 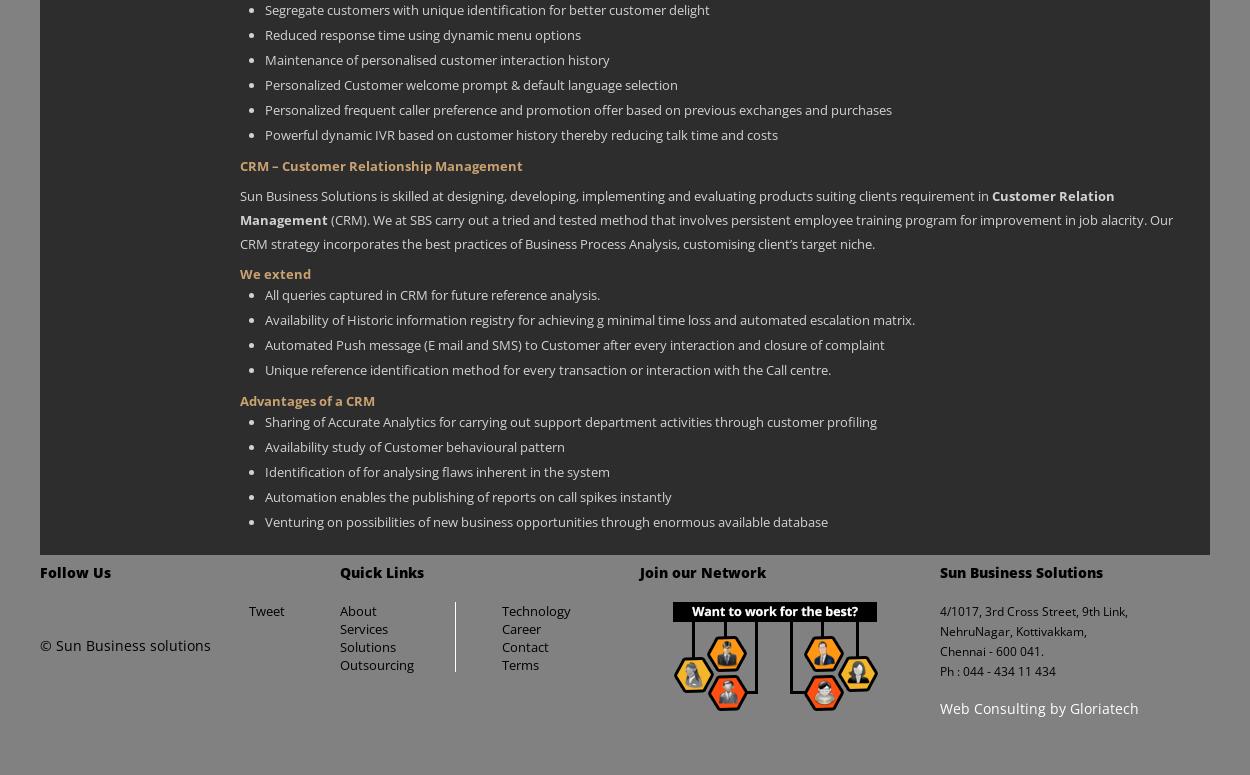 What do you see at coordinates (570, 419) in the screenshot?
I see `'Sharing of Accurate Analytics for carrying out support department activities through customer profiling'` at bounding box center [570, 419].